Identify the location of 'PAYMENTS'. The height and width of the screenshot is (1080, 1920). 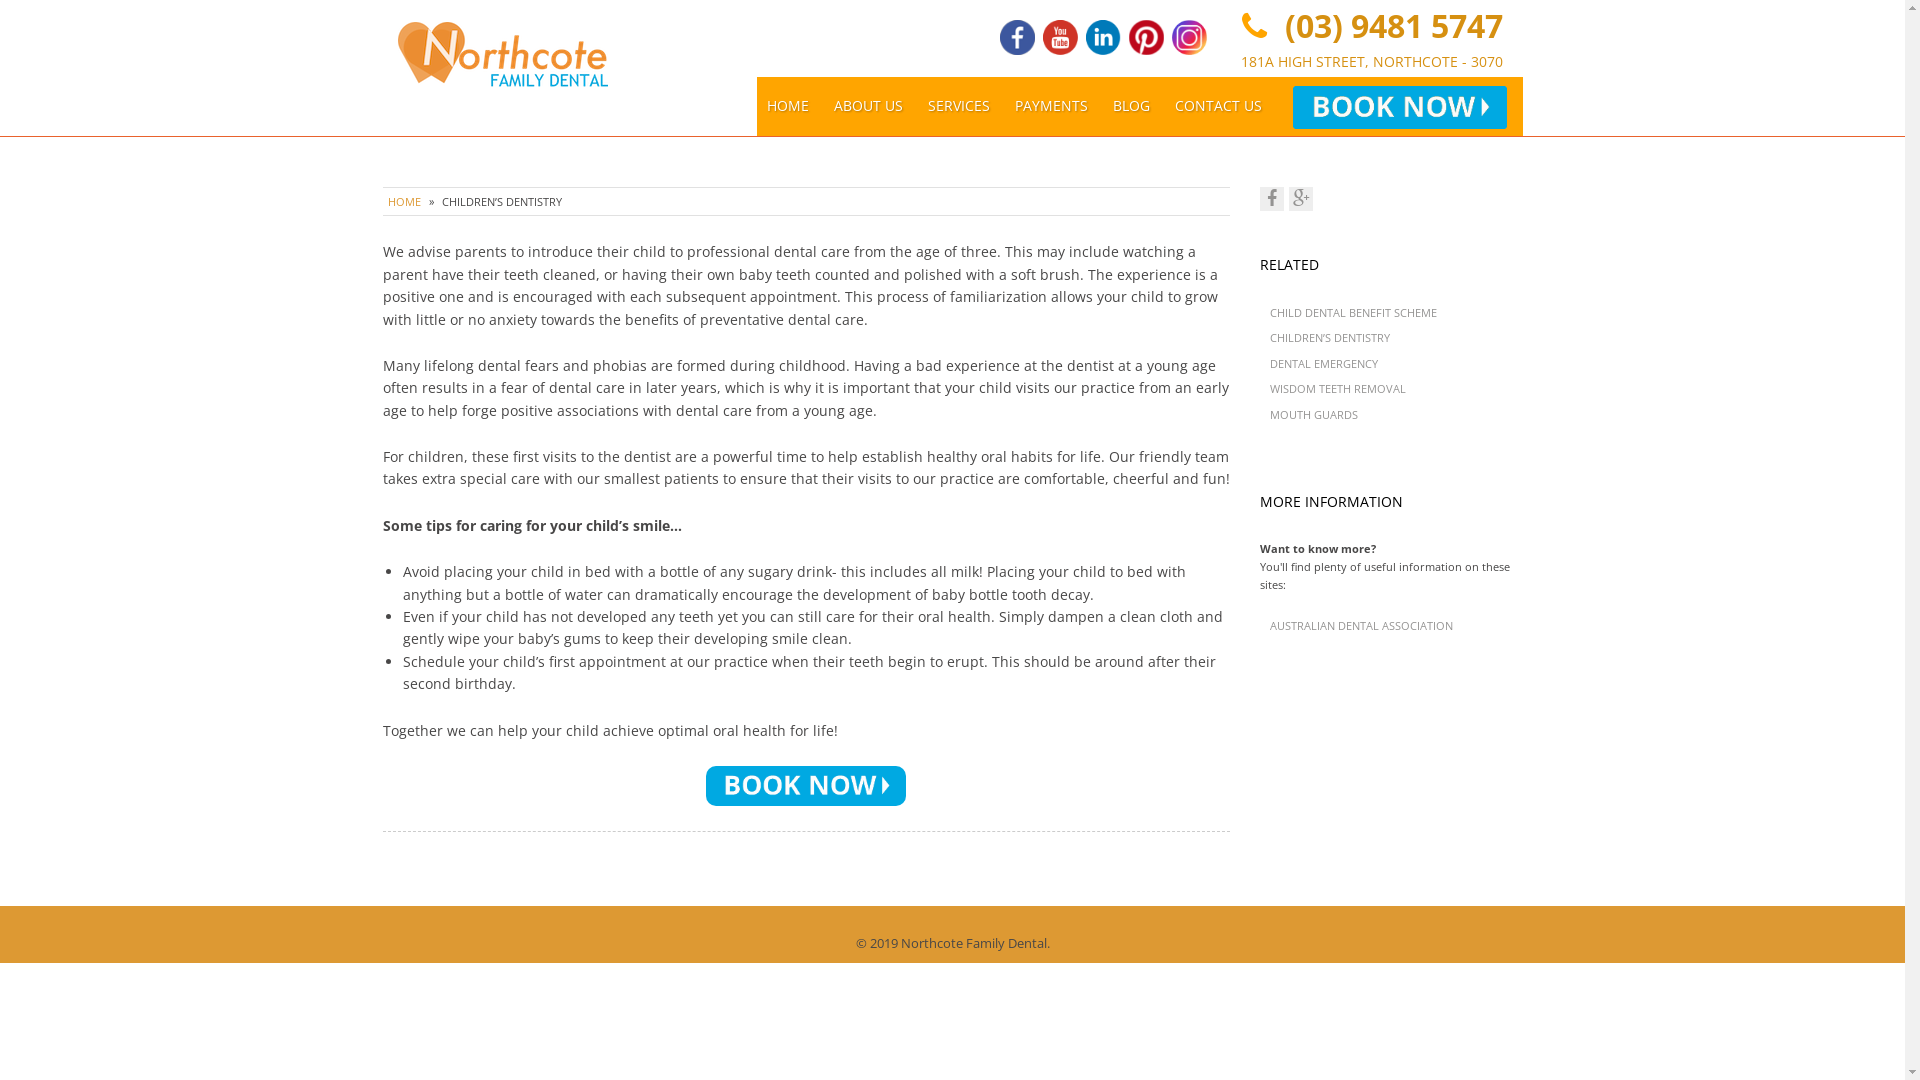
(1050, 105).